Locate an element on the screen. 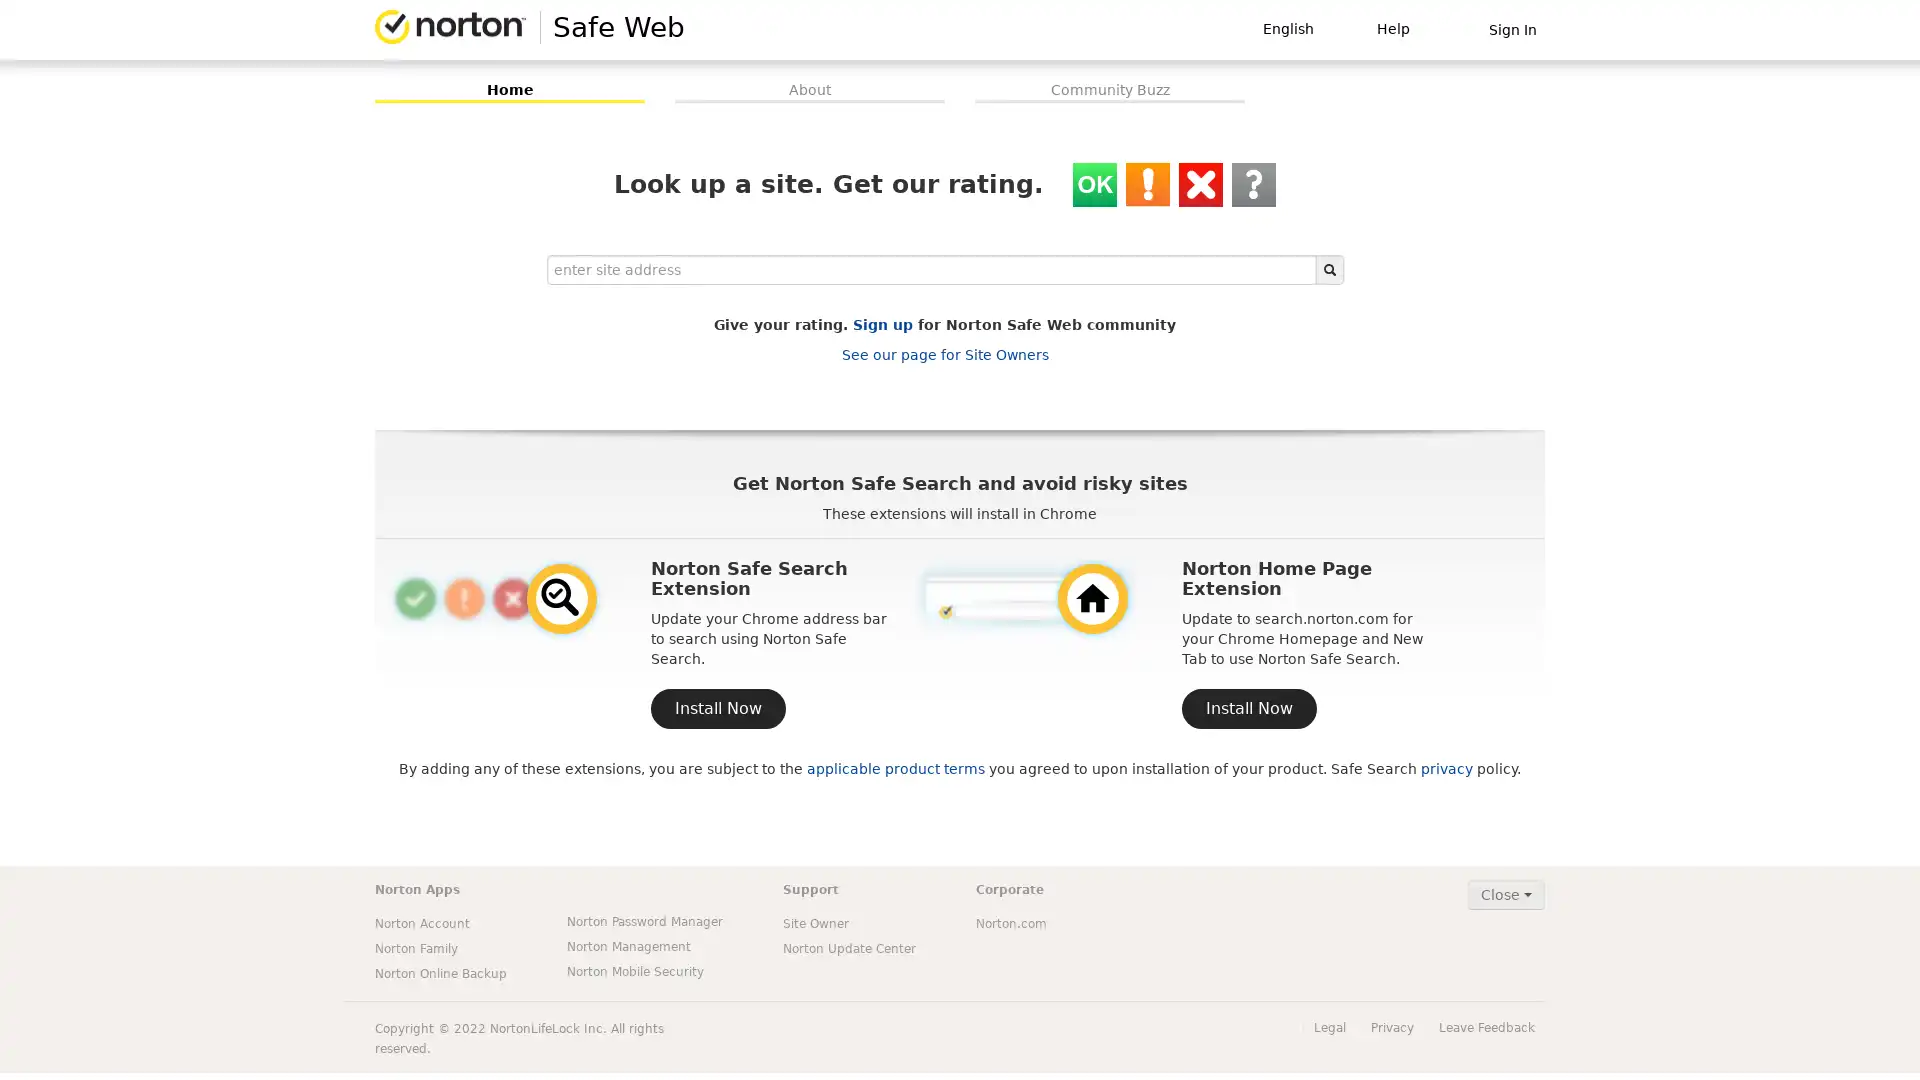  Install Now is located at coordinates (1248, 708).